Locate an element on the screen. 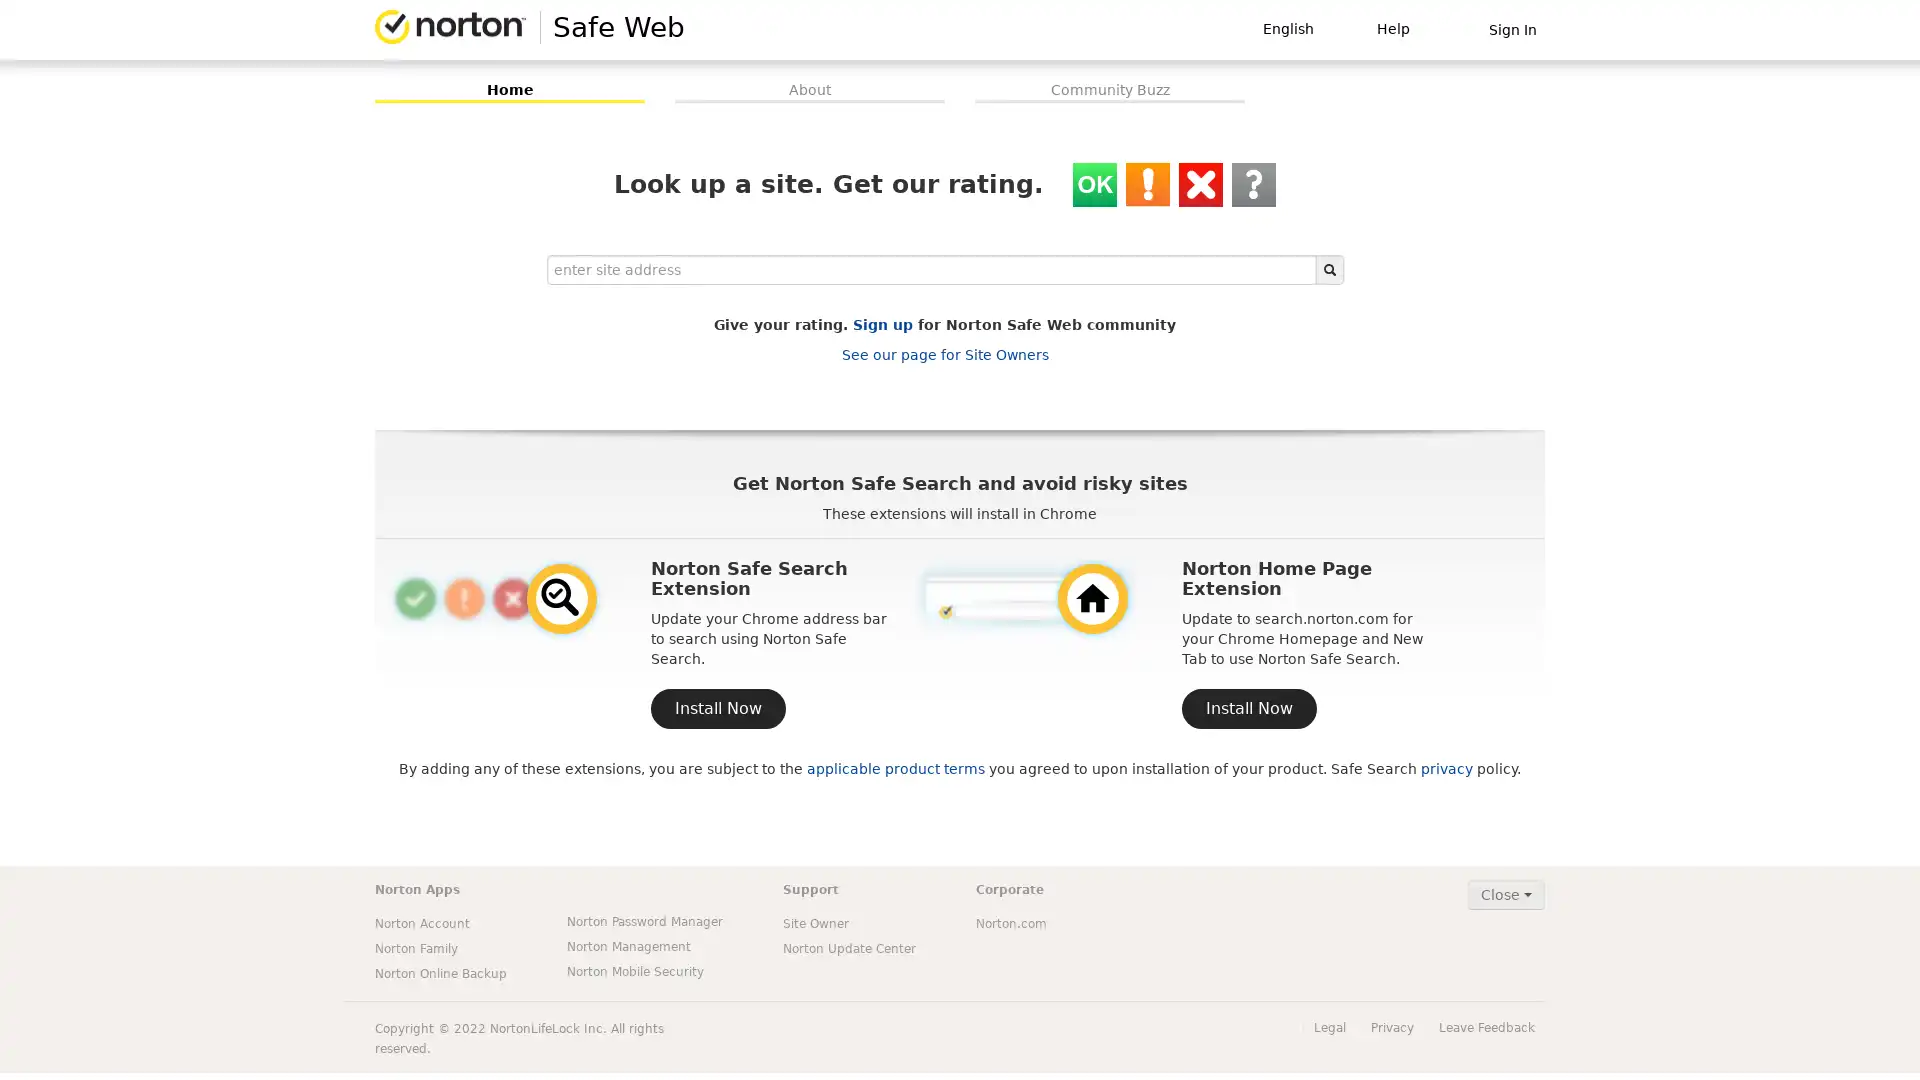  Install Now is located at coordinates (1248, 708).